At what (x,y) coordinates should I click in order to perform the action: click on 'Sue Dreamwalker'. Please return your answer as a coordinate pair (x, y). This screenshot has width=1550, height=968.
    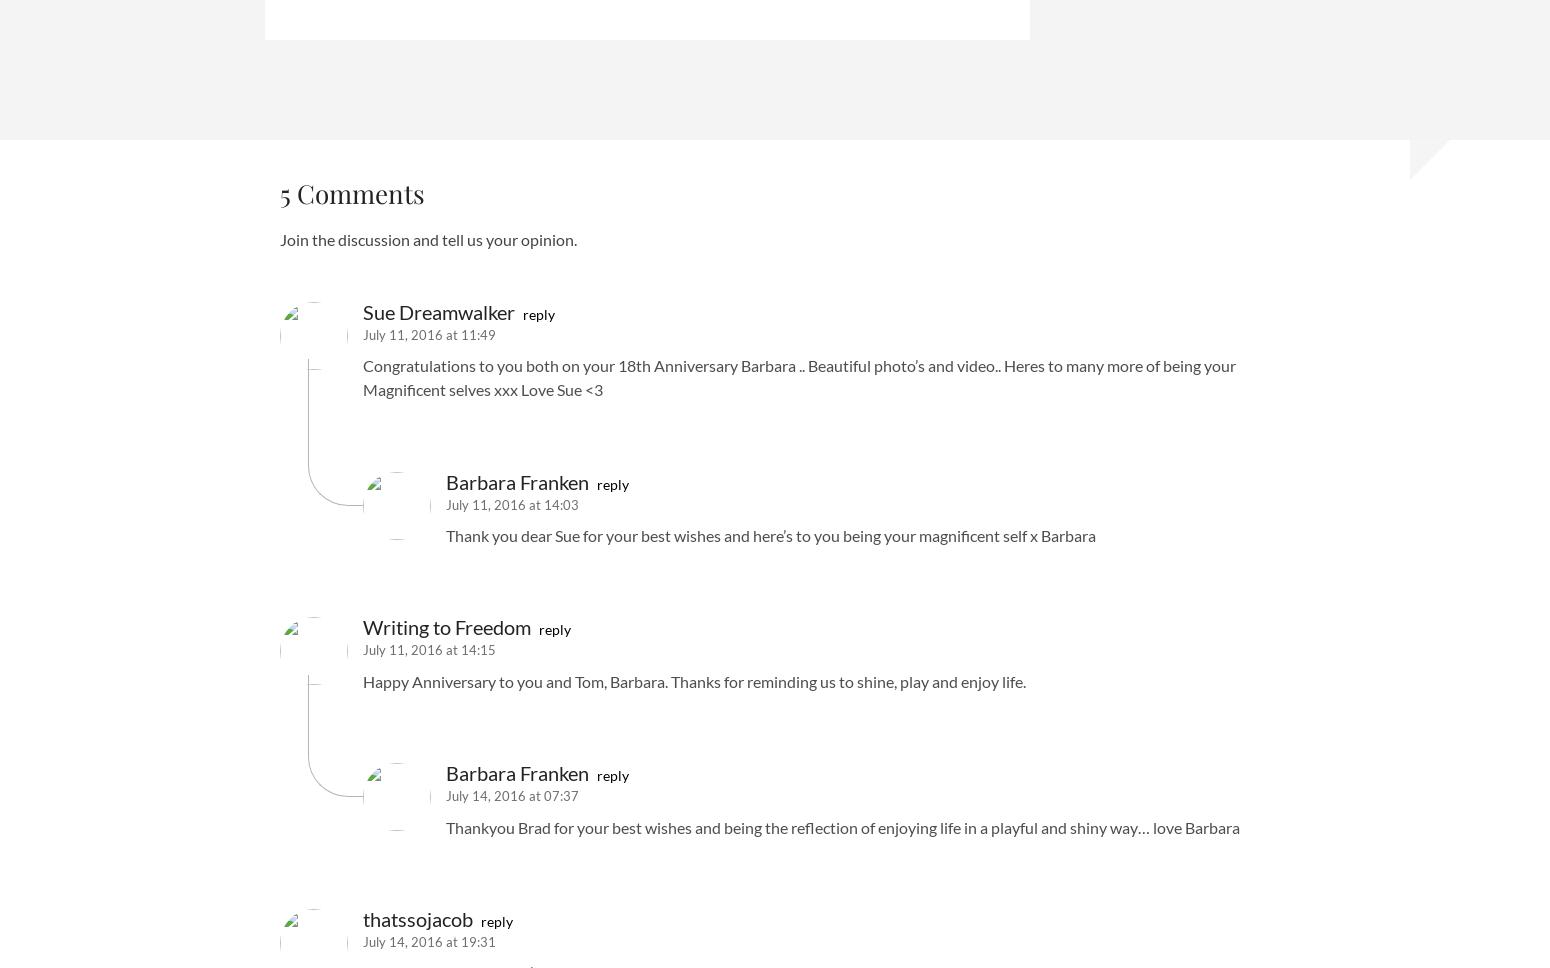
    Looking at the image, I should click on (362, 310).